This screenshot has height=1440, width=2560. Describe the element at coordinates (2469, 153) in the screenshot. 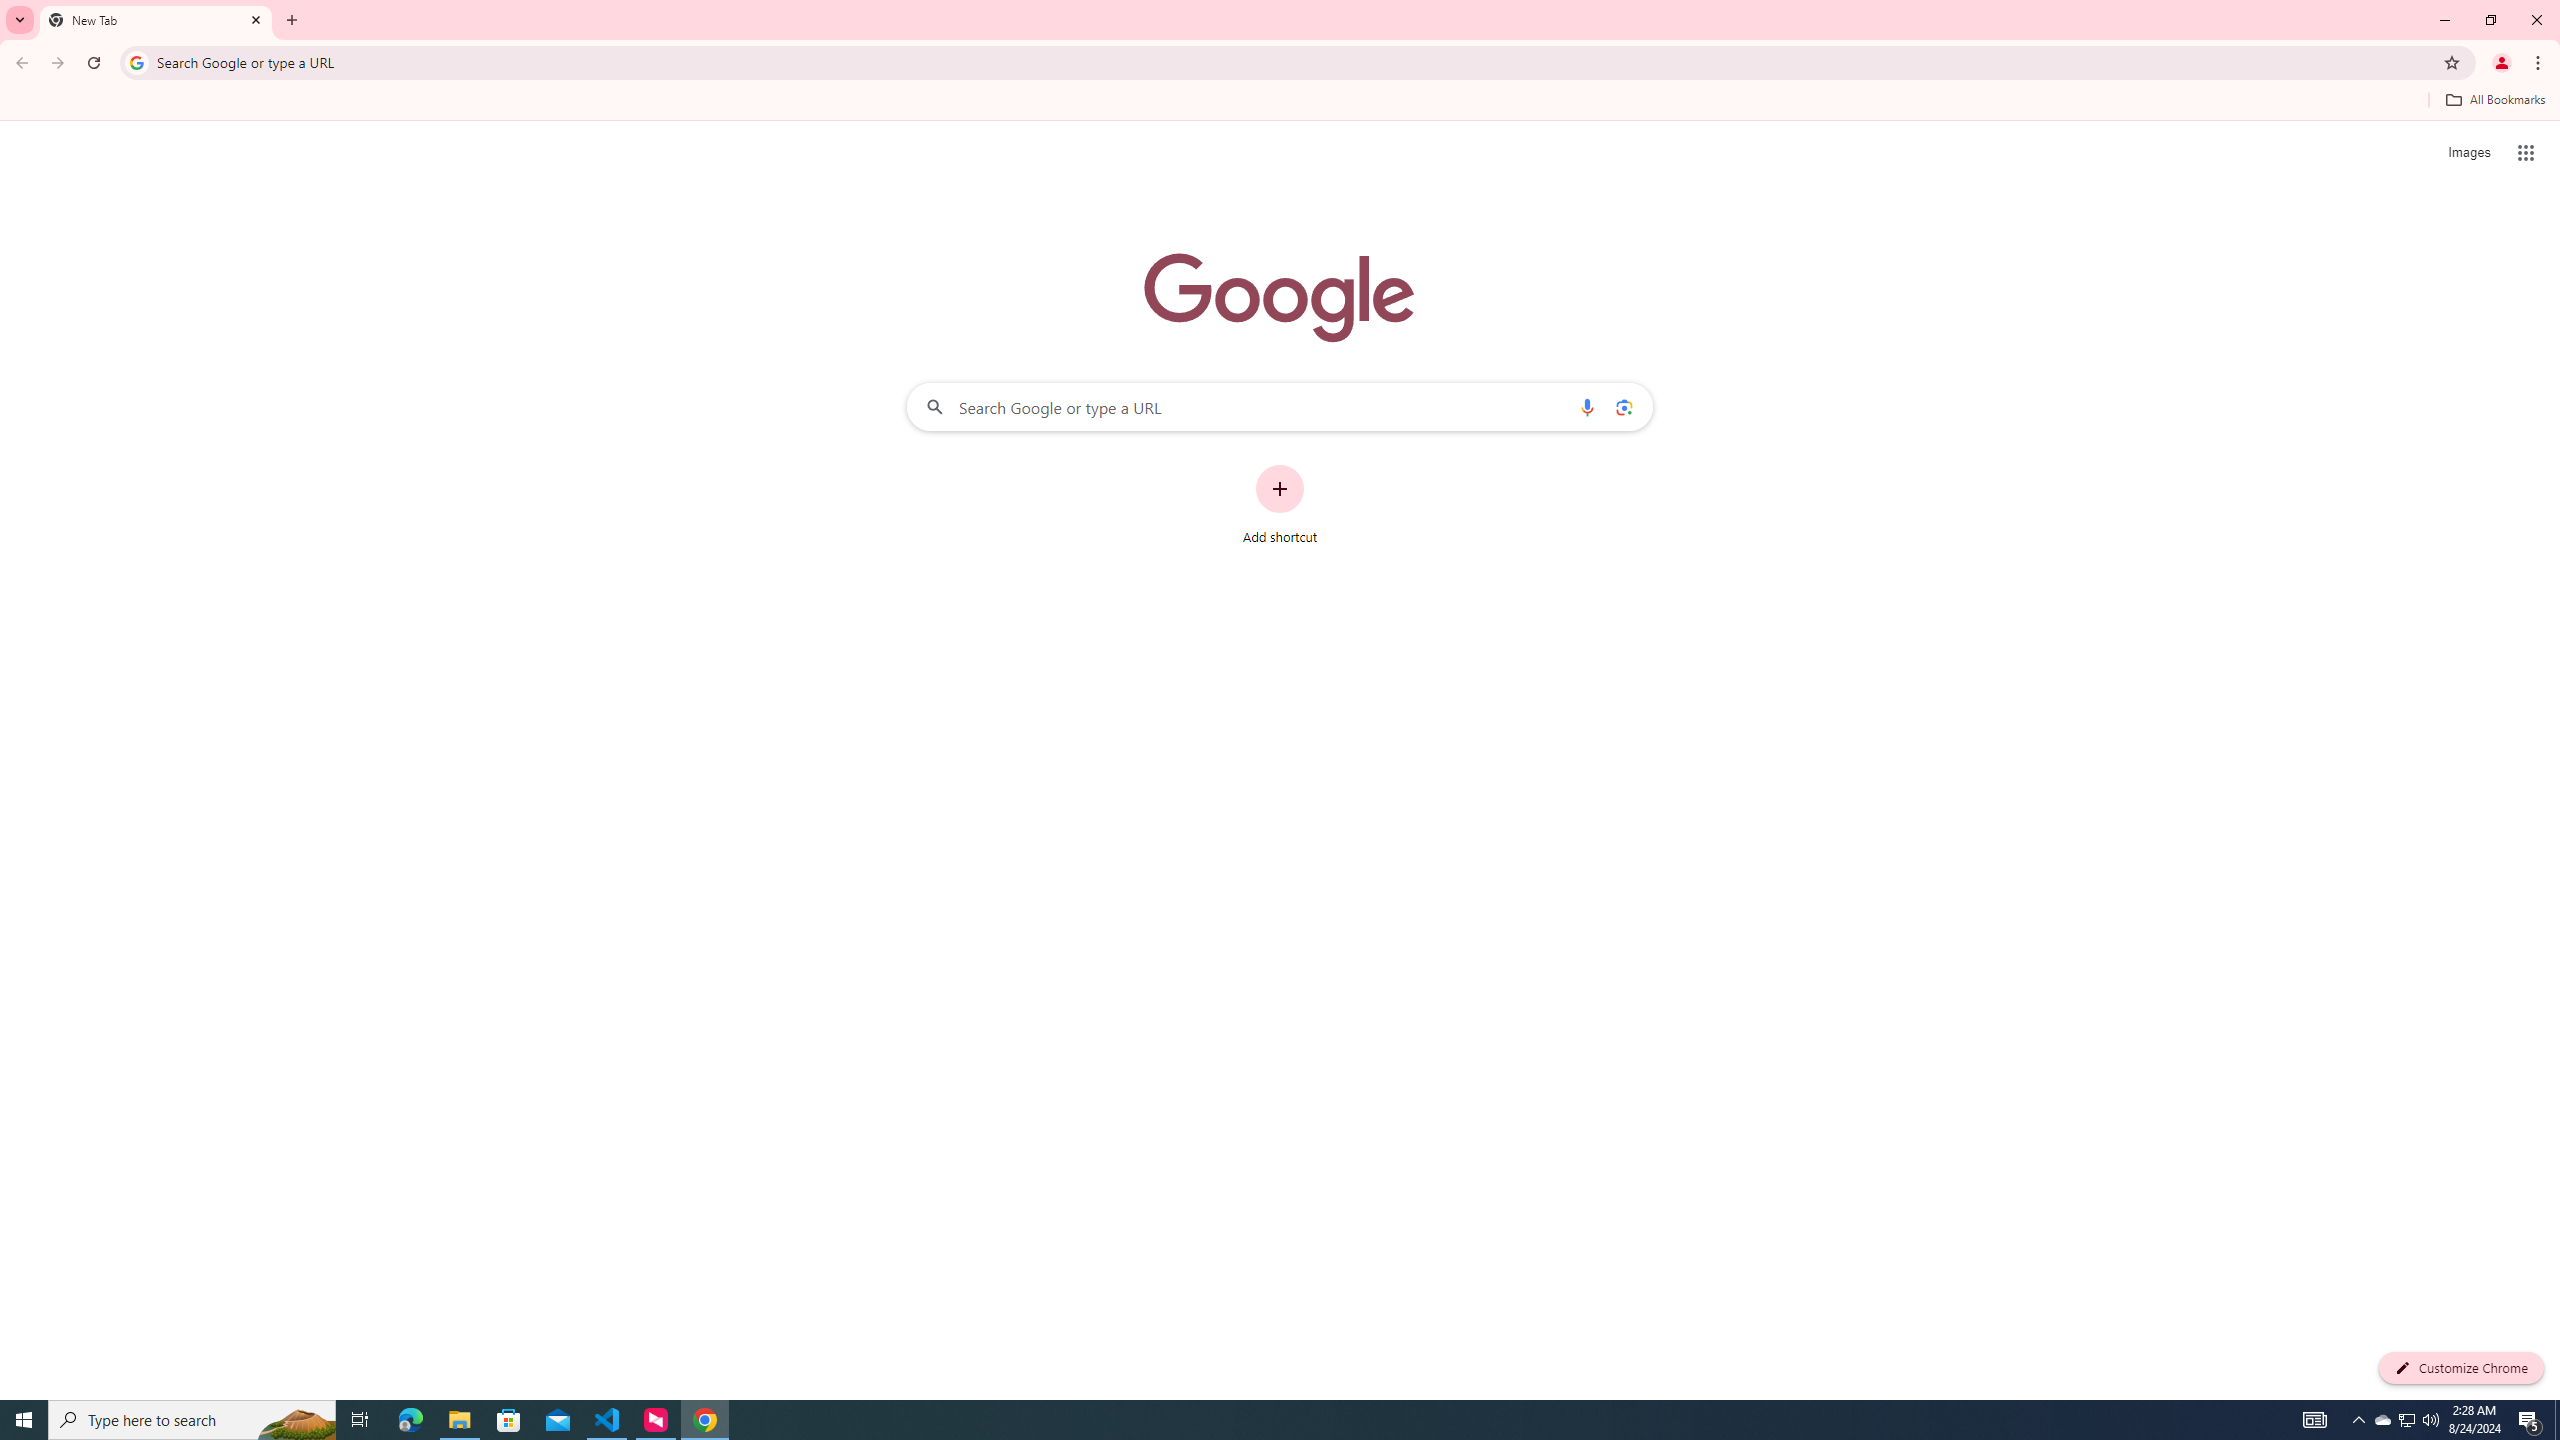

I see `'Search for Images '` at that location.